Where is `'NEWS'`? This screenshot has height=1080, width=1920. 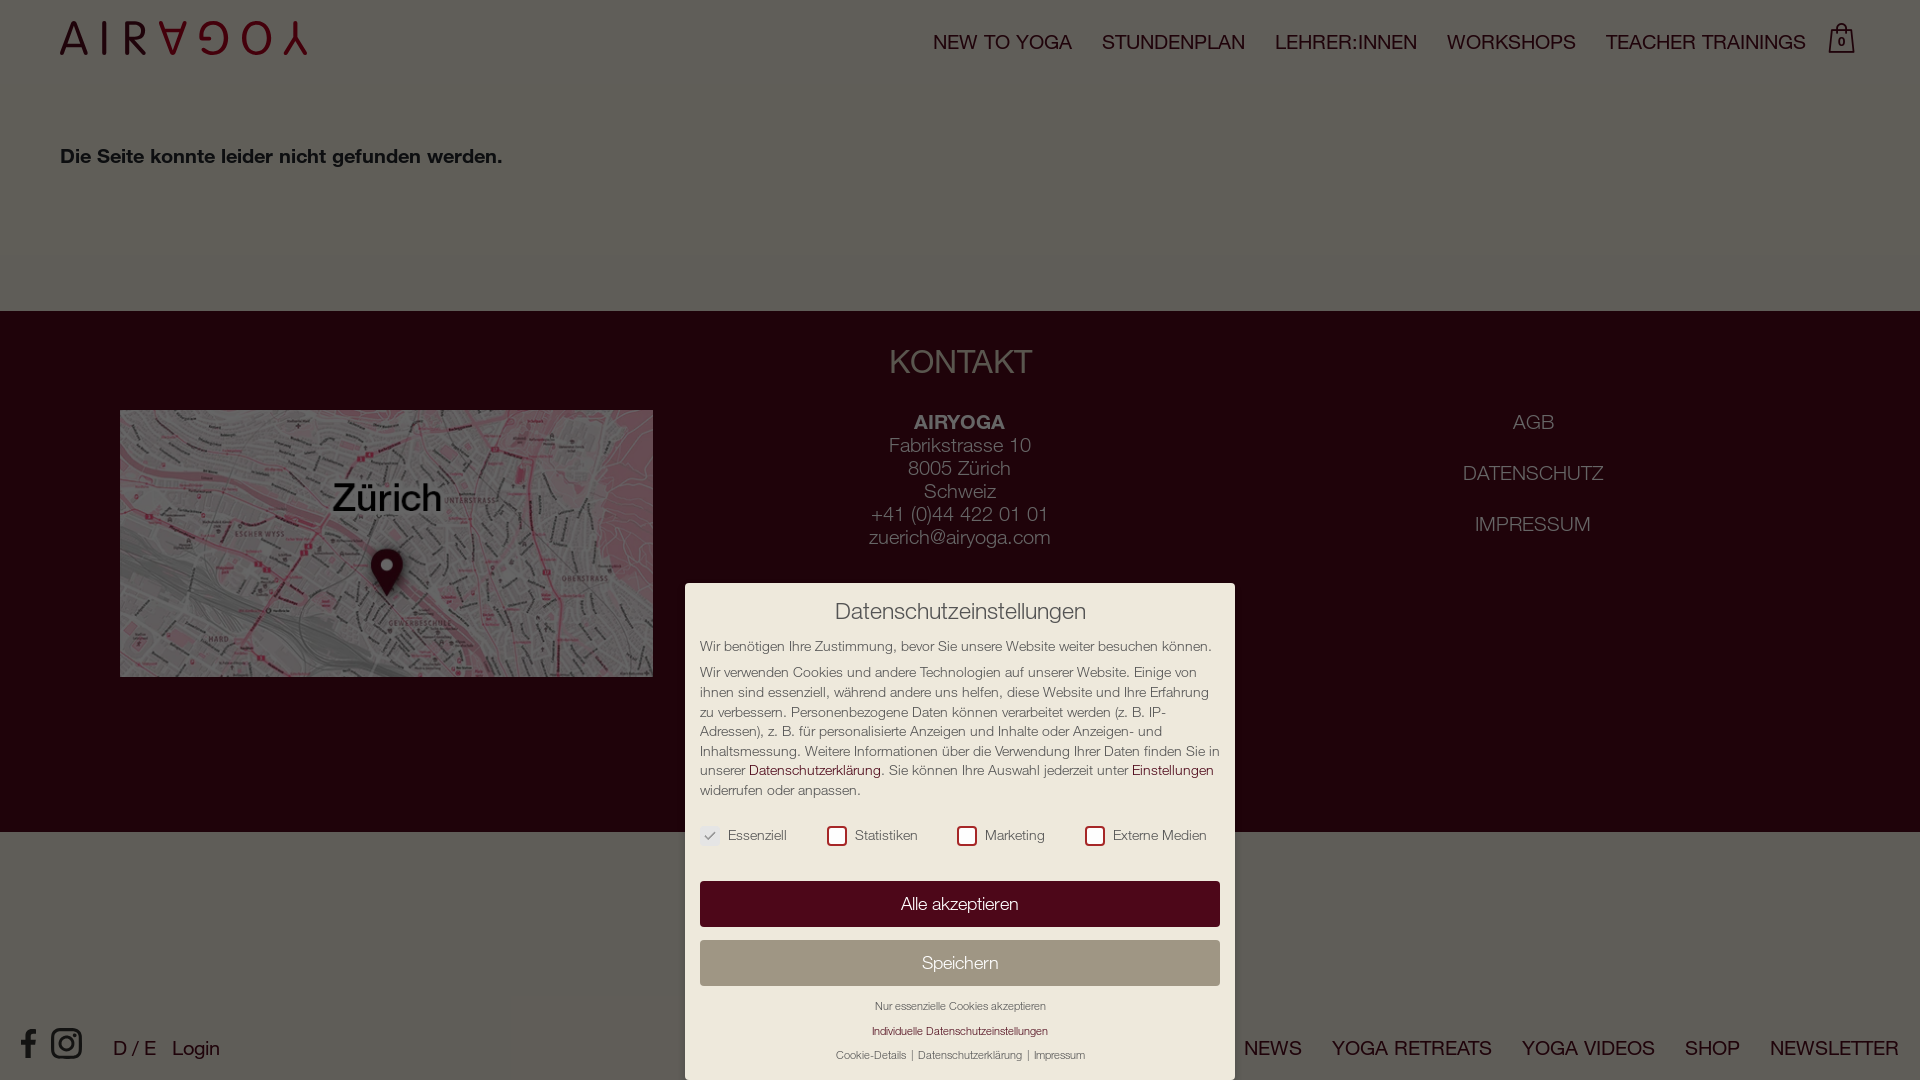
'NEWS' is located at coordinates (1242, 1046).